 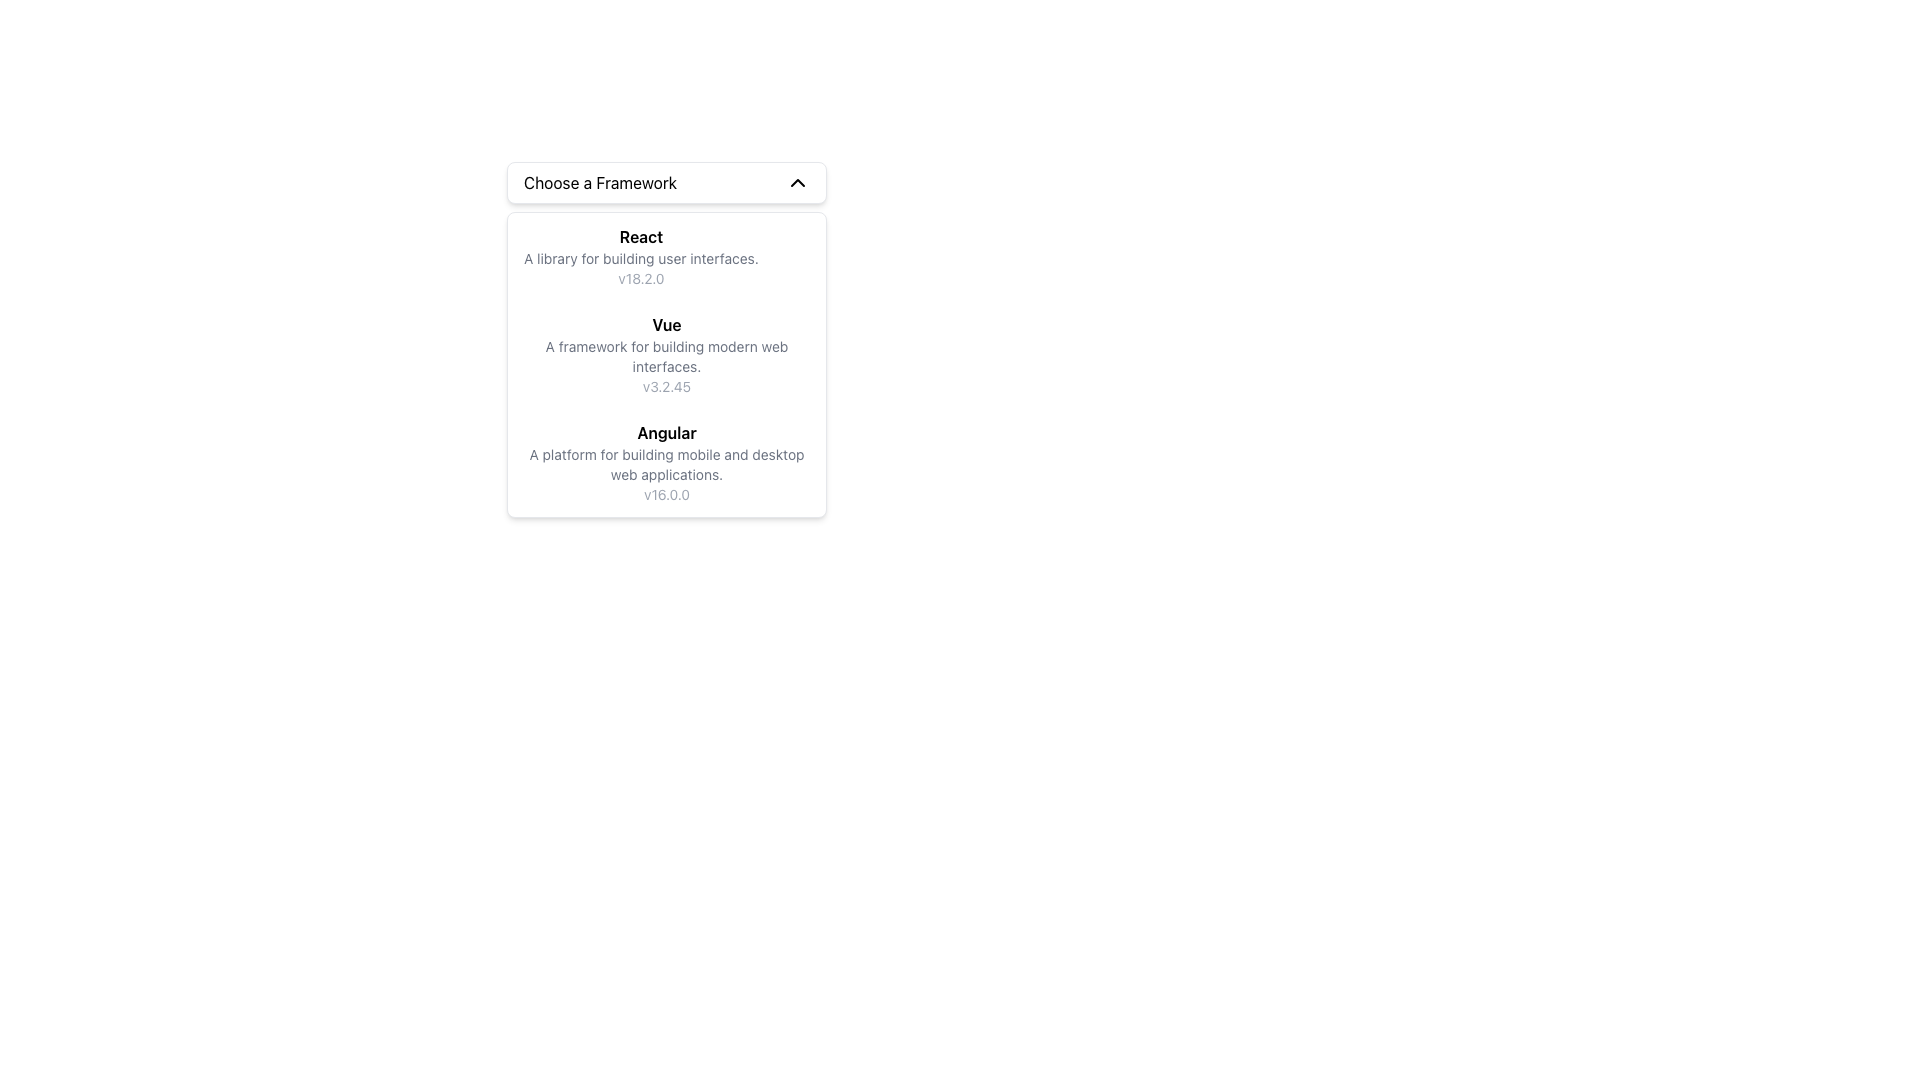 I want to click on the 'Choose a Framework' dropdown header, so click(x=667, y=182).